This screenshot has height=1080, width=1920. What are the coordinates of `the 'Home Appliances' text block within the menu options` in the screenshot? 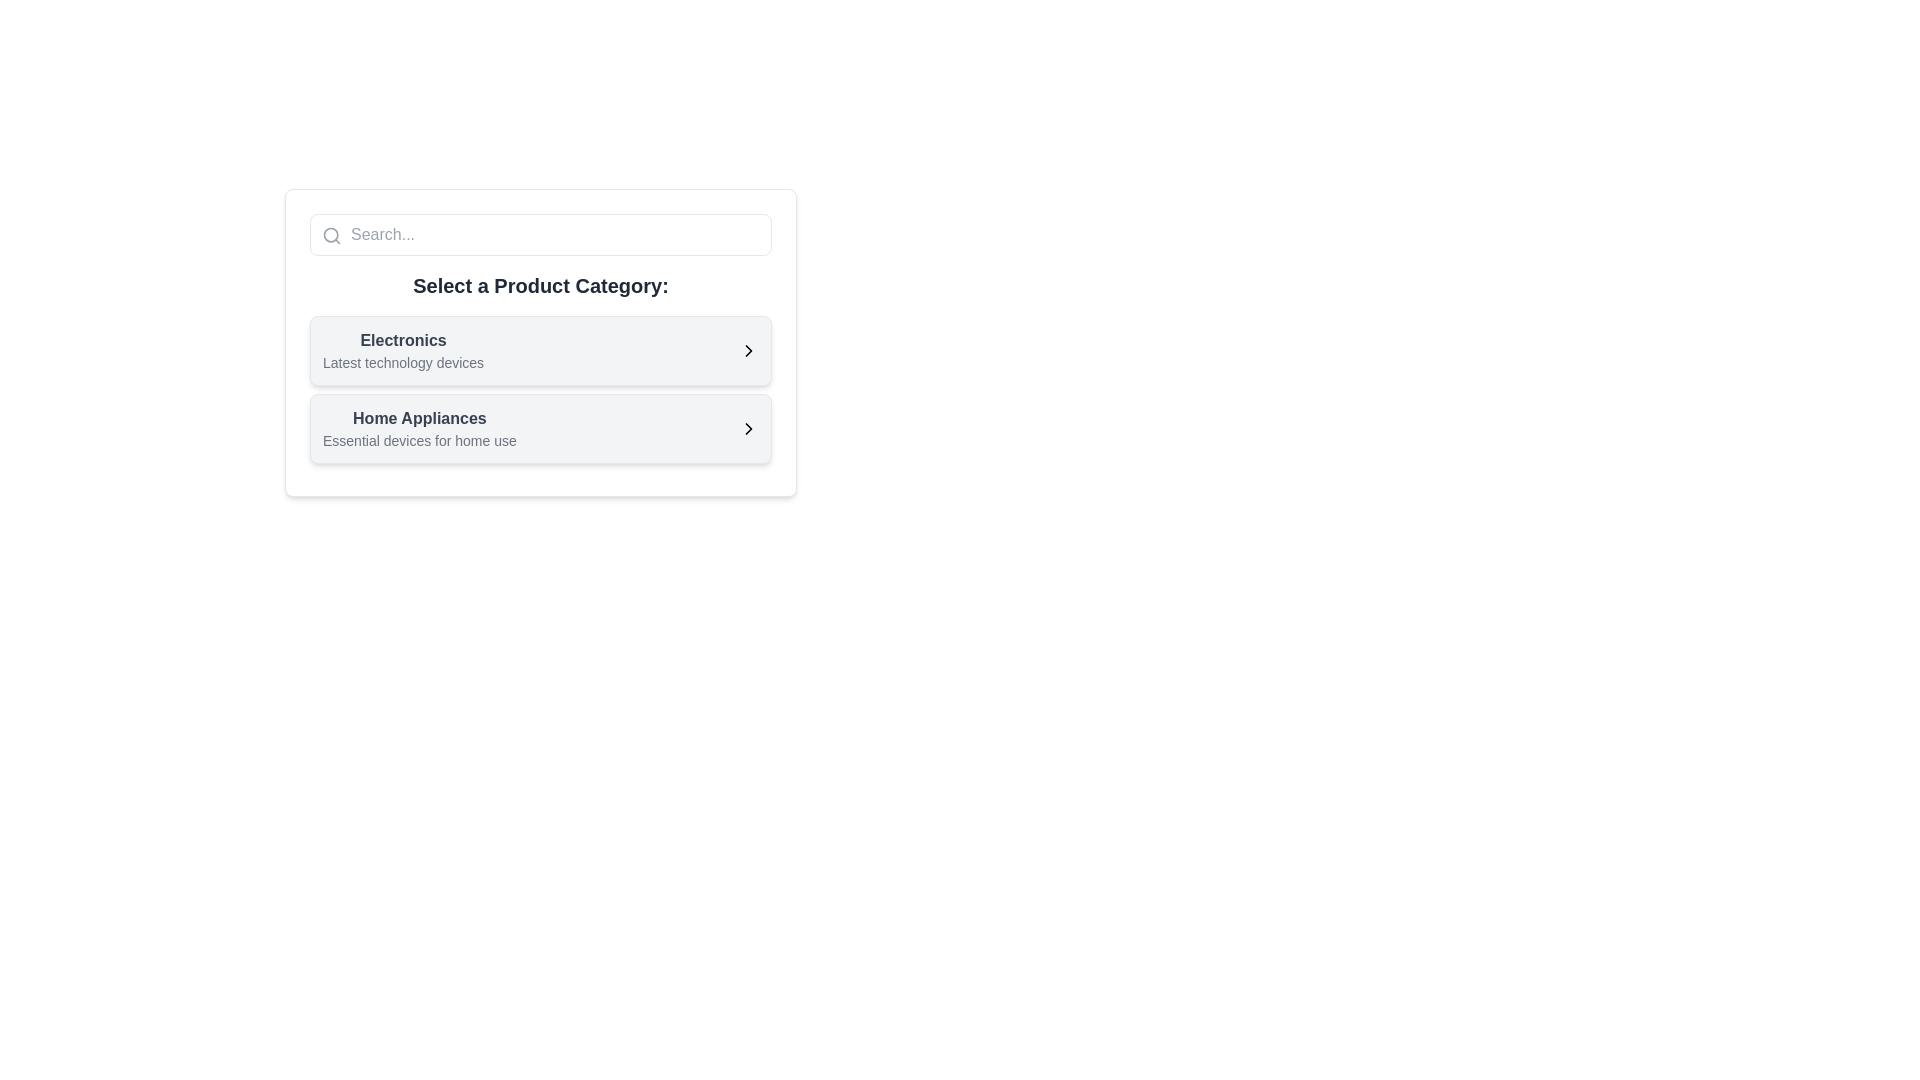 It's located at (418, 427).